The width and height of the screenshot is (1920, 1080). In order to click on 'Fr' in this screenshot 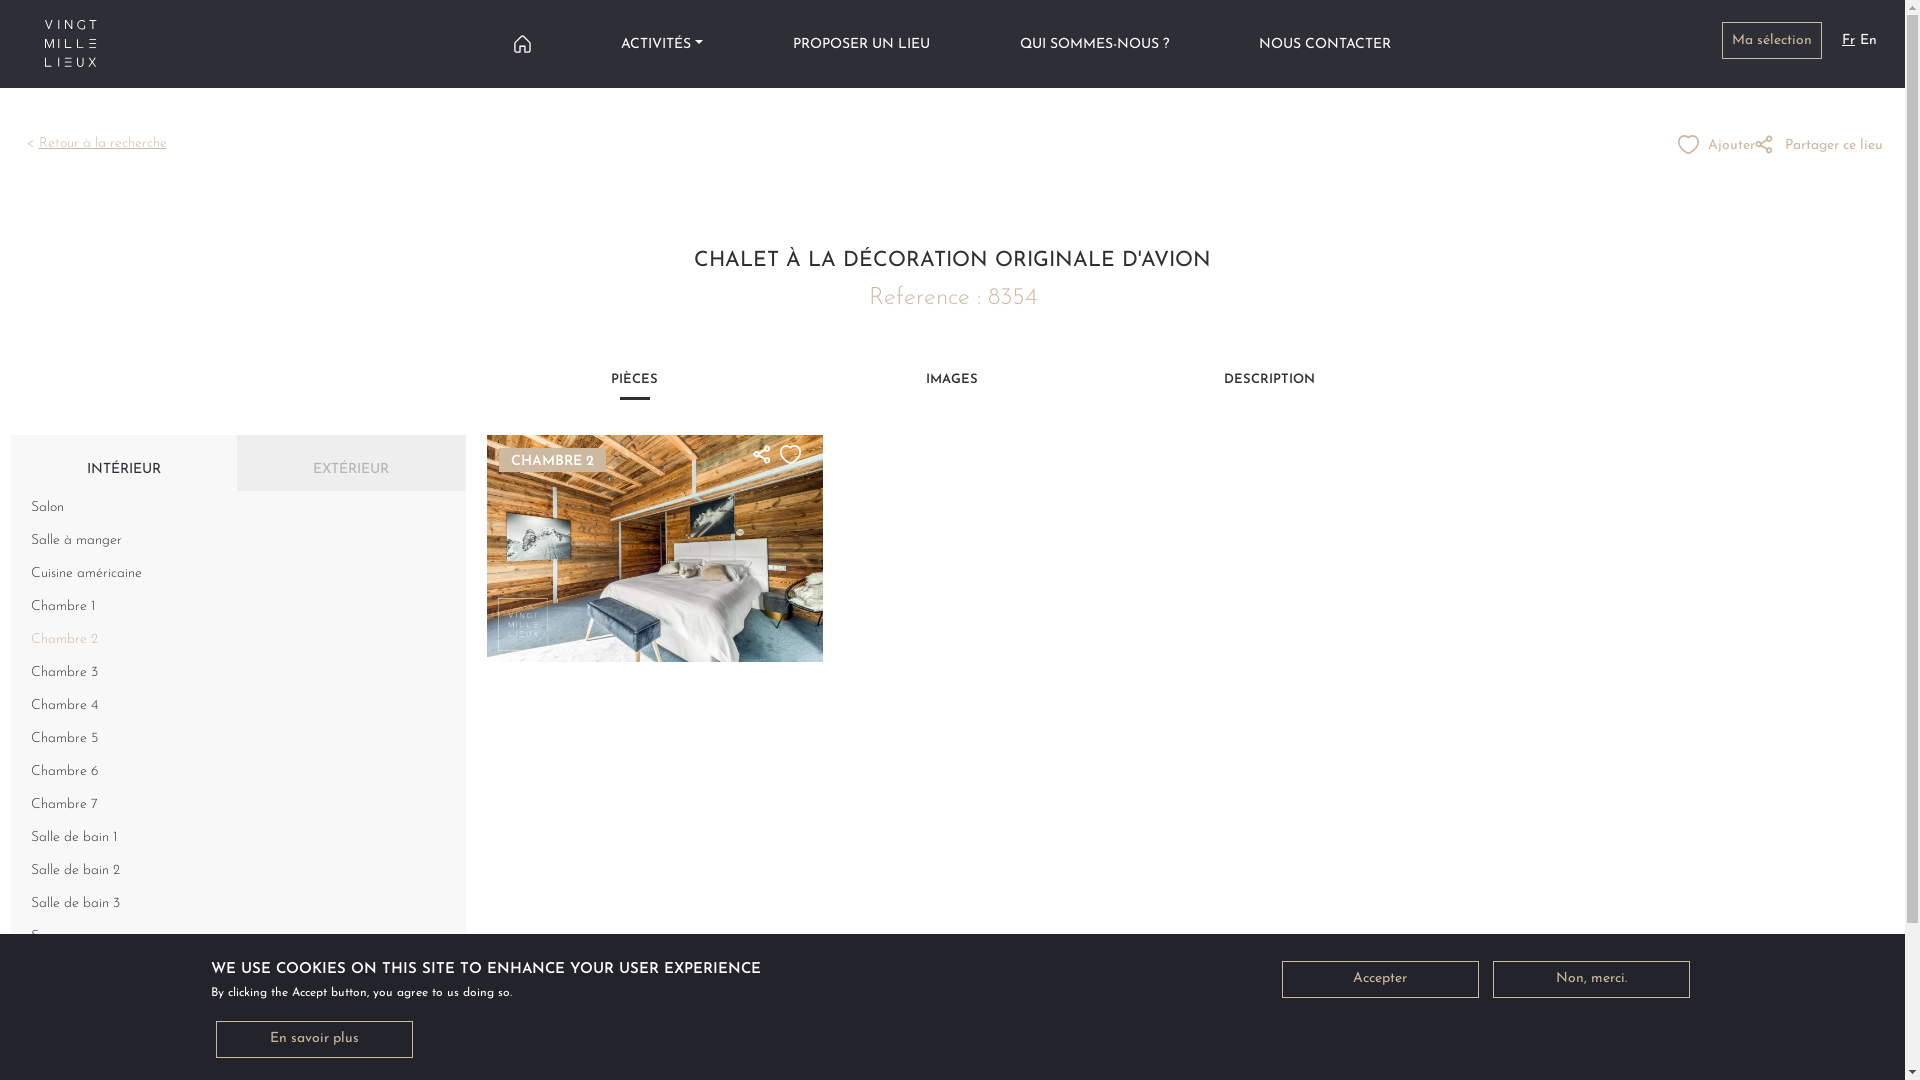, I will do `click(1847, 40)`.